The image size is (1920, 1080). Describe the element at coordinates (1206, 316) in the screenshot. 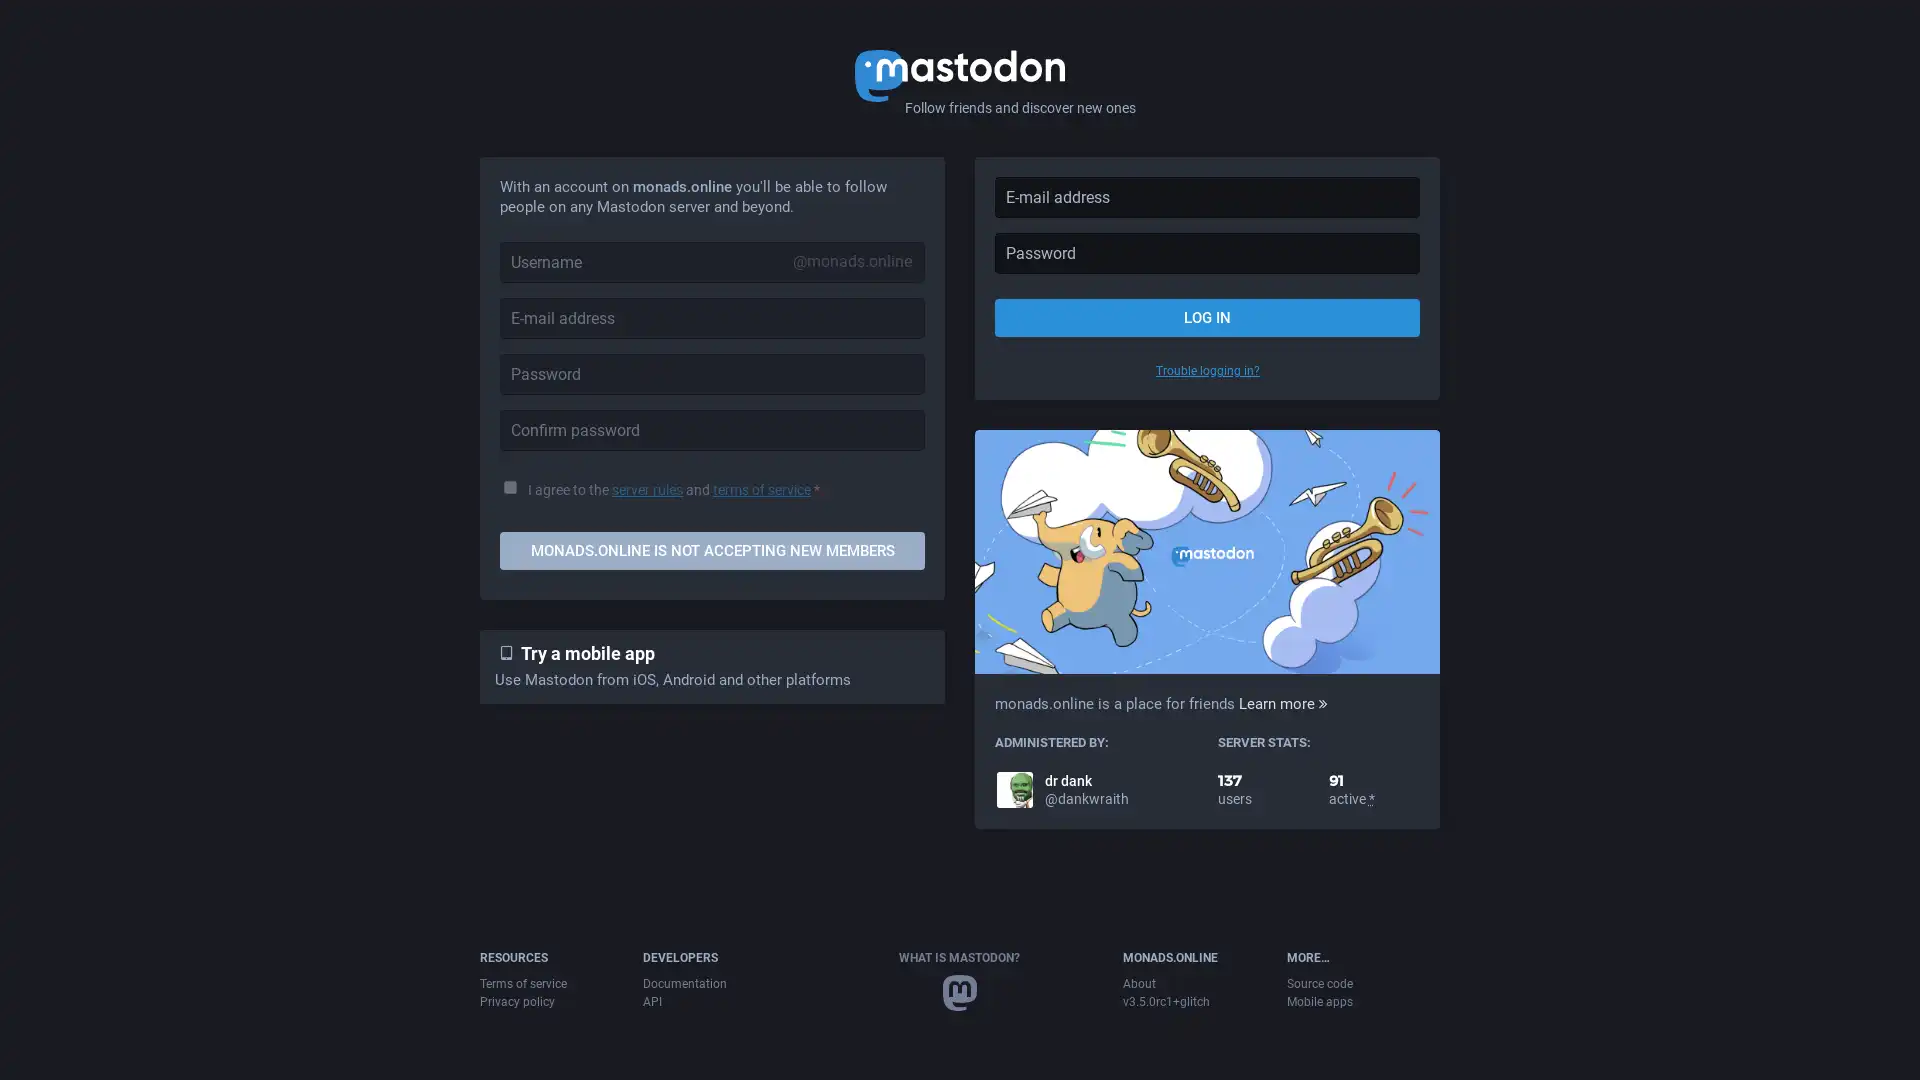

I see `LOG IN` at that location.